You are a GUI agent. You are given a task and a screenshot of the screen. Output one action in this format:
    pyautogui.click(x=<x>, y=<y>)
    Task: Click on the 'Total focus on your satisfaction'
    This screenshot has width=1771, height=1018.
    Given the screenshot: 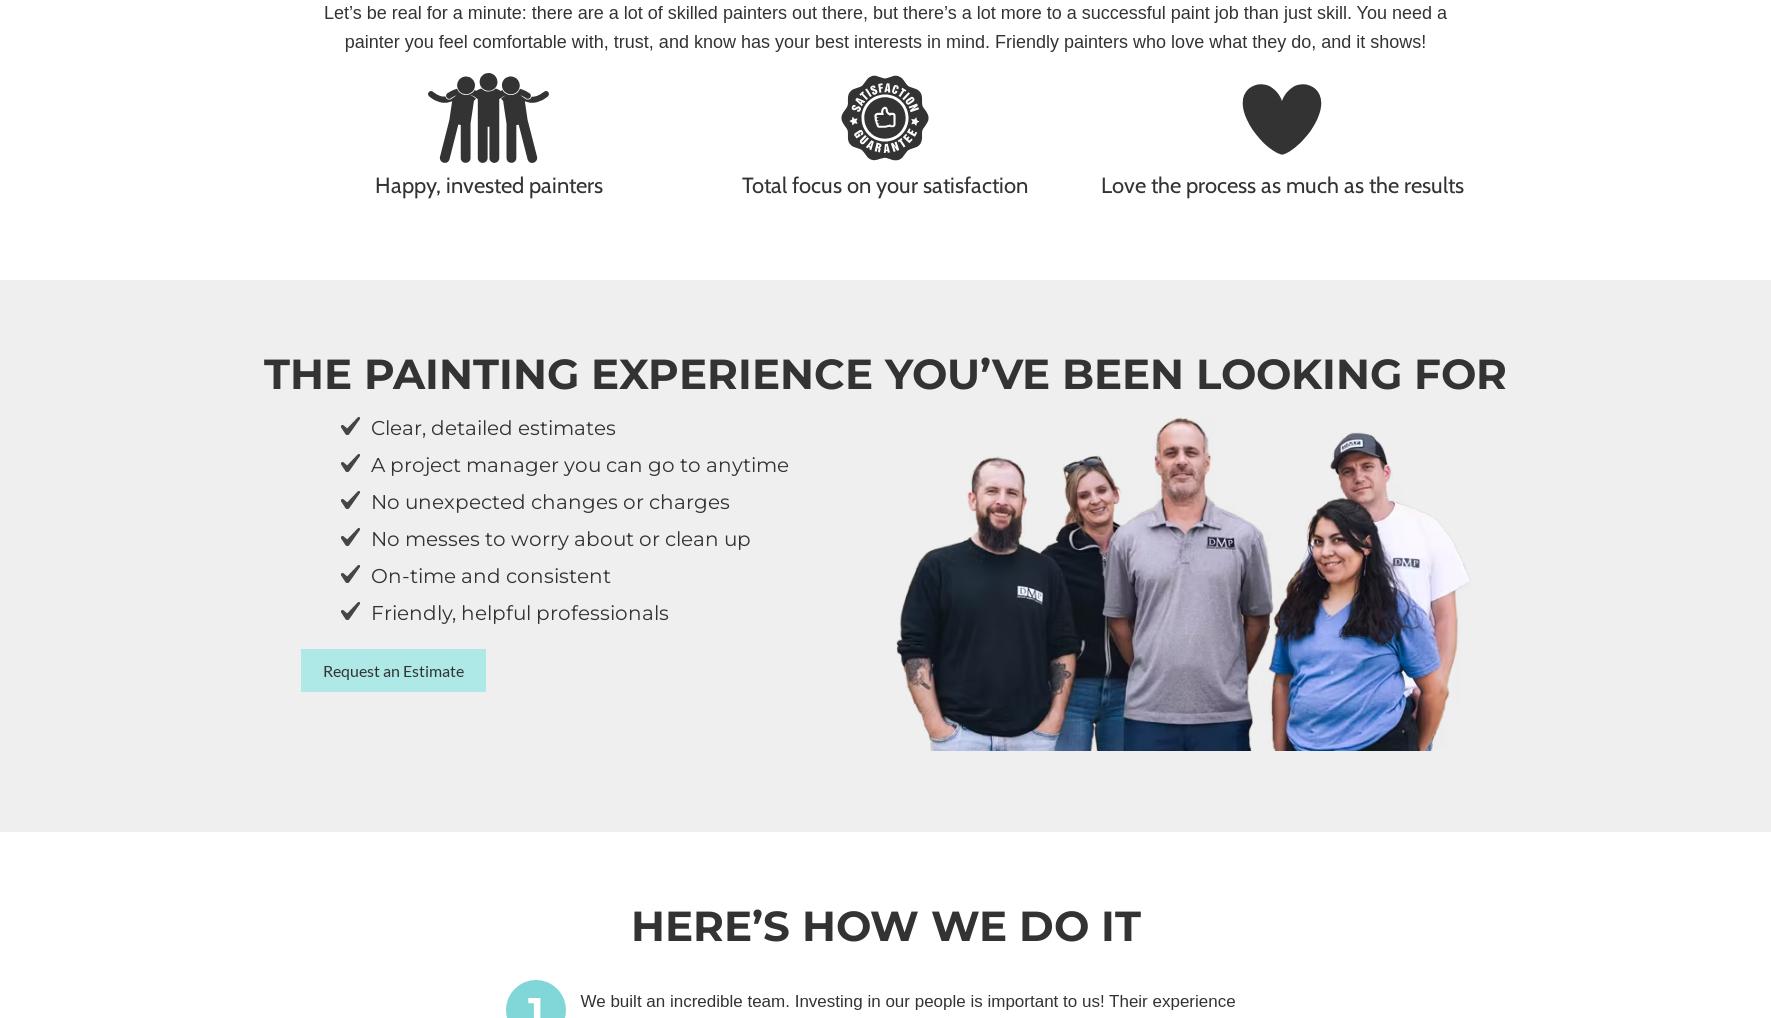 What is the action you would take?
    pyautogui.click(x=742, y=184)
    